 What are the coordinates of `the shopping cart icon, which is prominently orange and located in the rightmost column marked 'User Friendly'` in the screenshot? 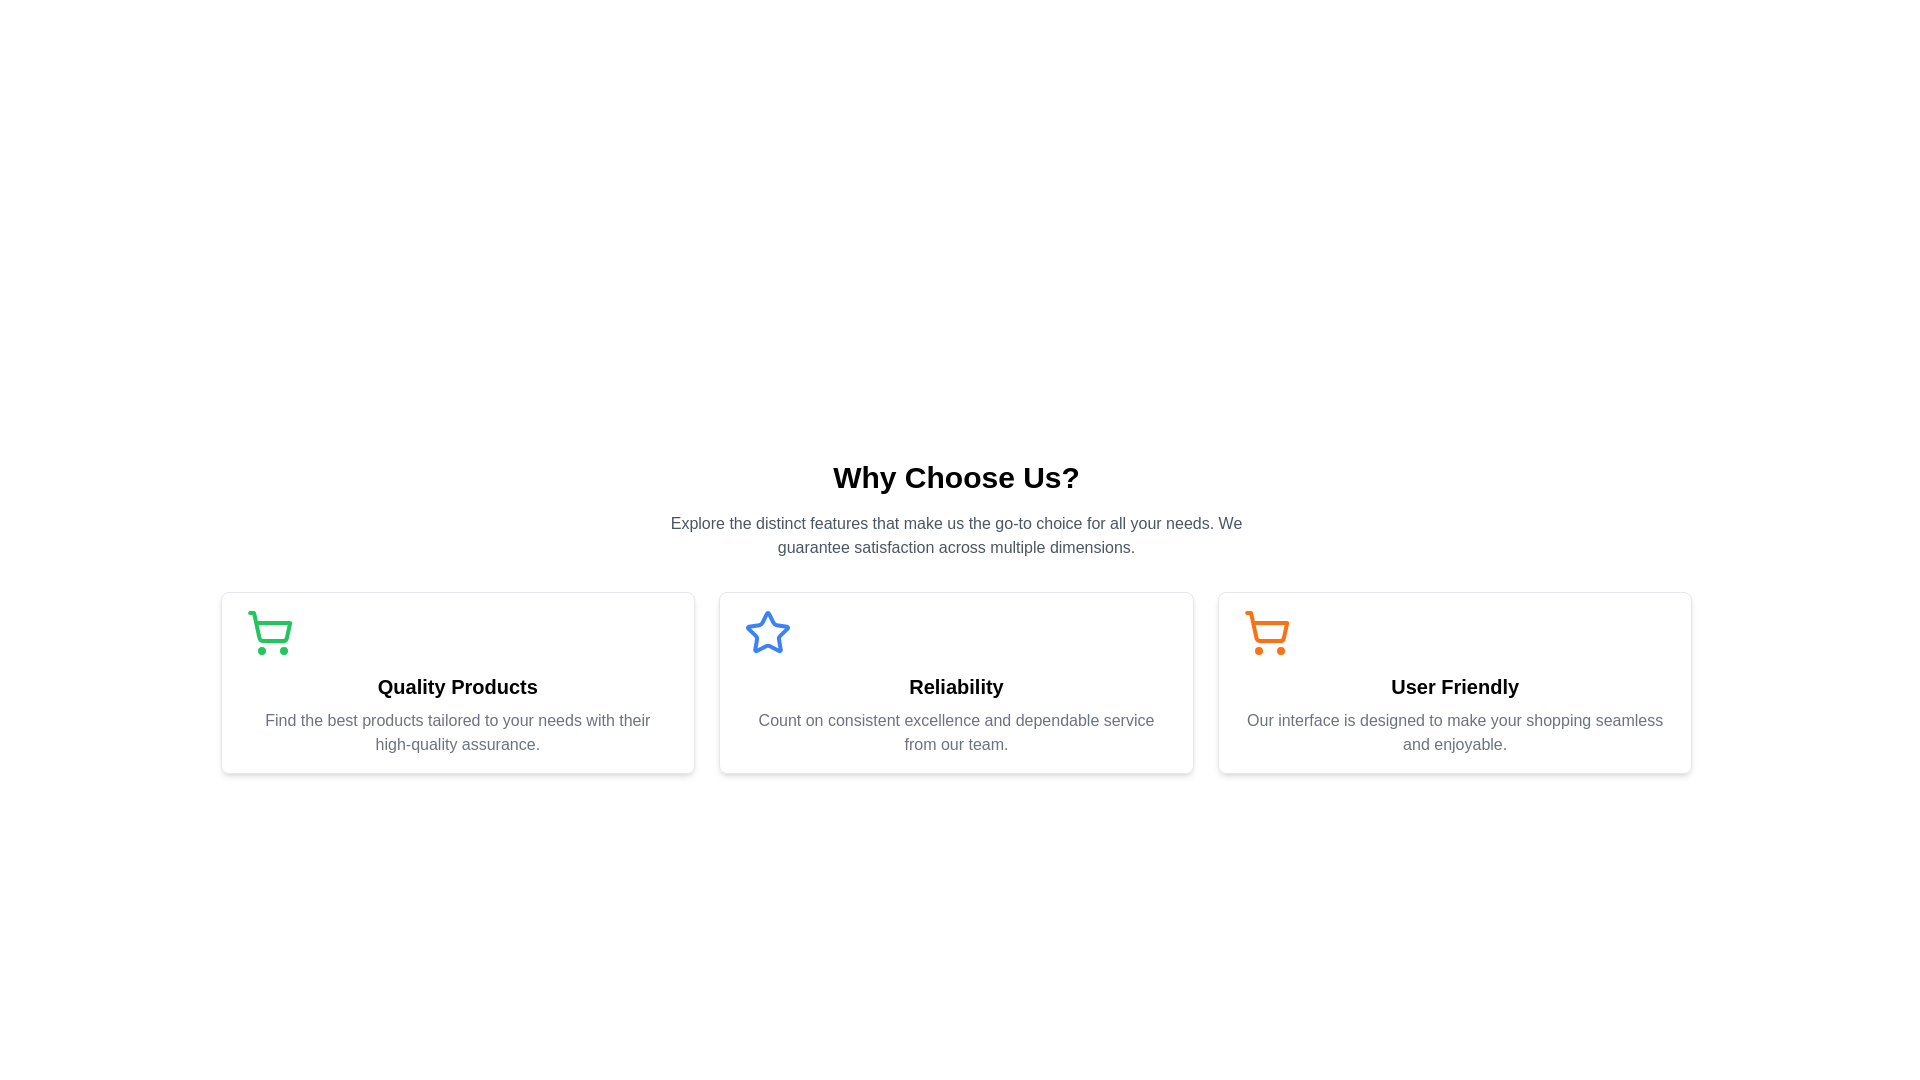 It's located at (1265, 632).